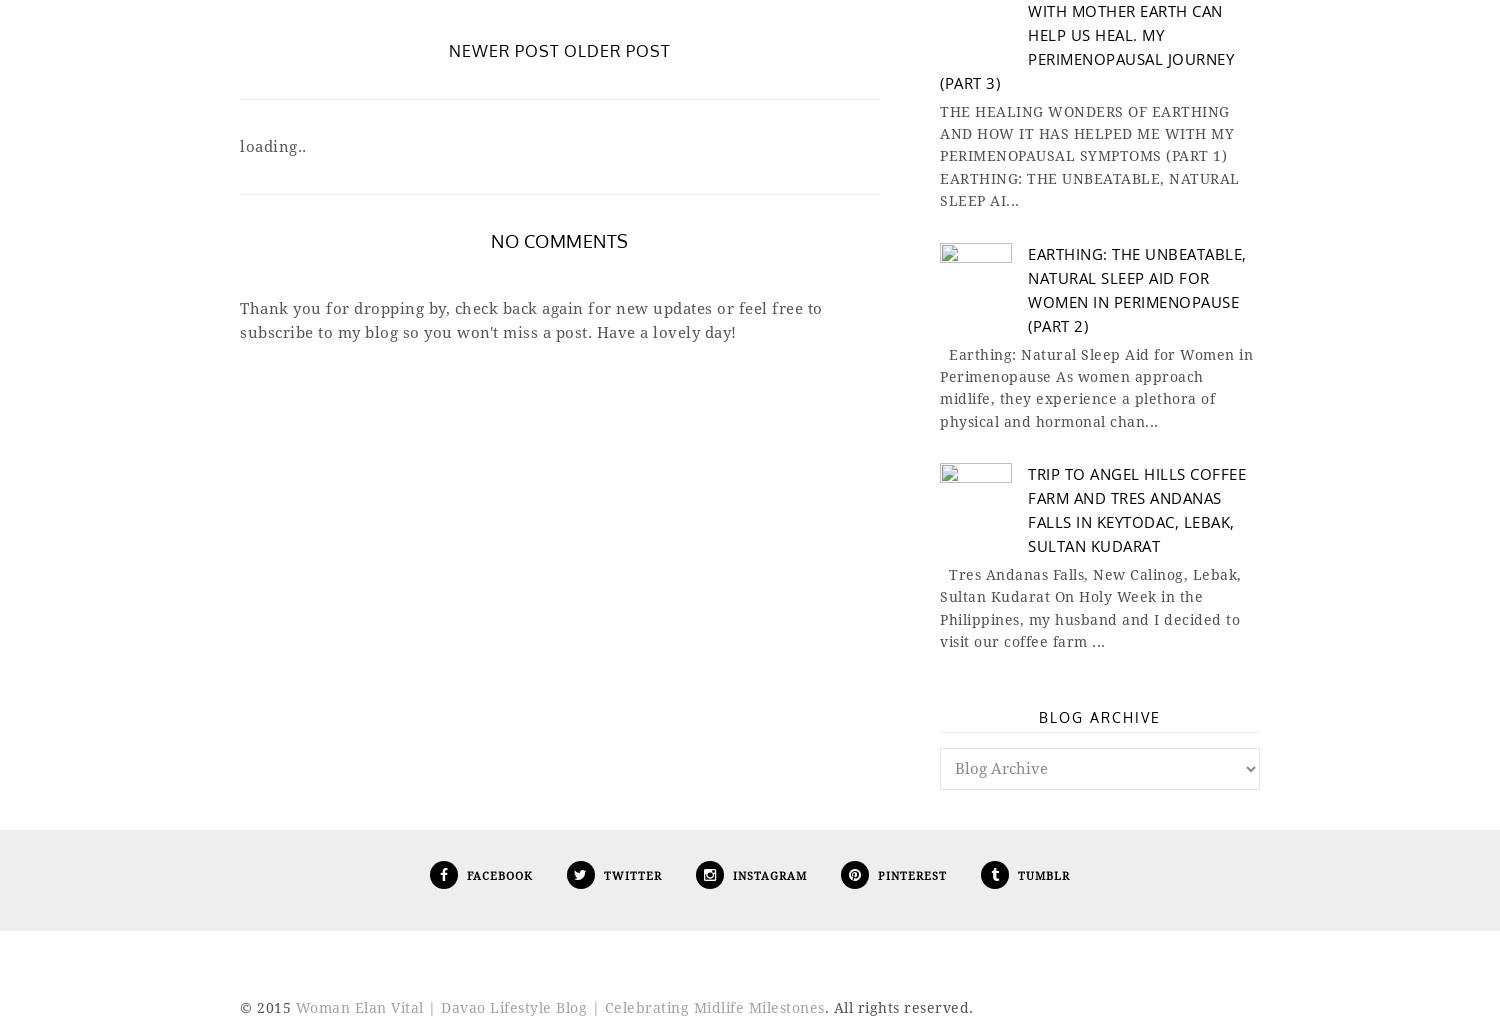 This screenshot has height=1032, width=1500. Describe the element at coordinates (1089, 608) in the screenshot. I see `'Tres Andanas Falls, New Calinog, Lebak, Sultan Kudarat On Holy Week in the Philippines, my husband and I decided to visit our coffee farm ...'` at that location.